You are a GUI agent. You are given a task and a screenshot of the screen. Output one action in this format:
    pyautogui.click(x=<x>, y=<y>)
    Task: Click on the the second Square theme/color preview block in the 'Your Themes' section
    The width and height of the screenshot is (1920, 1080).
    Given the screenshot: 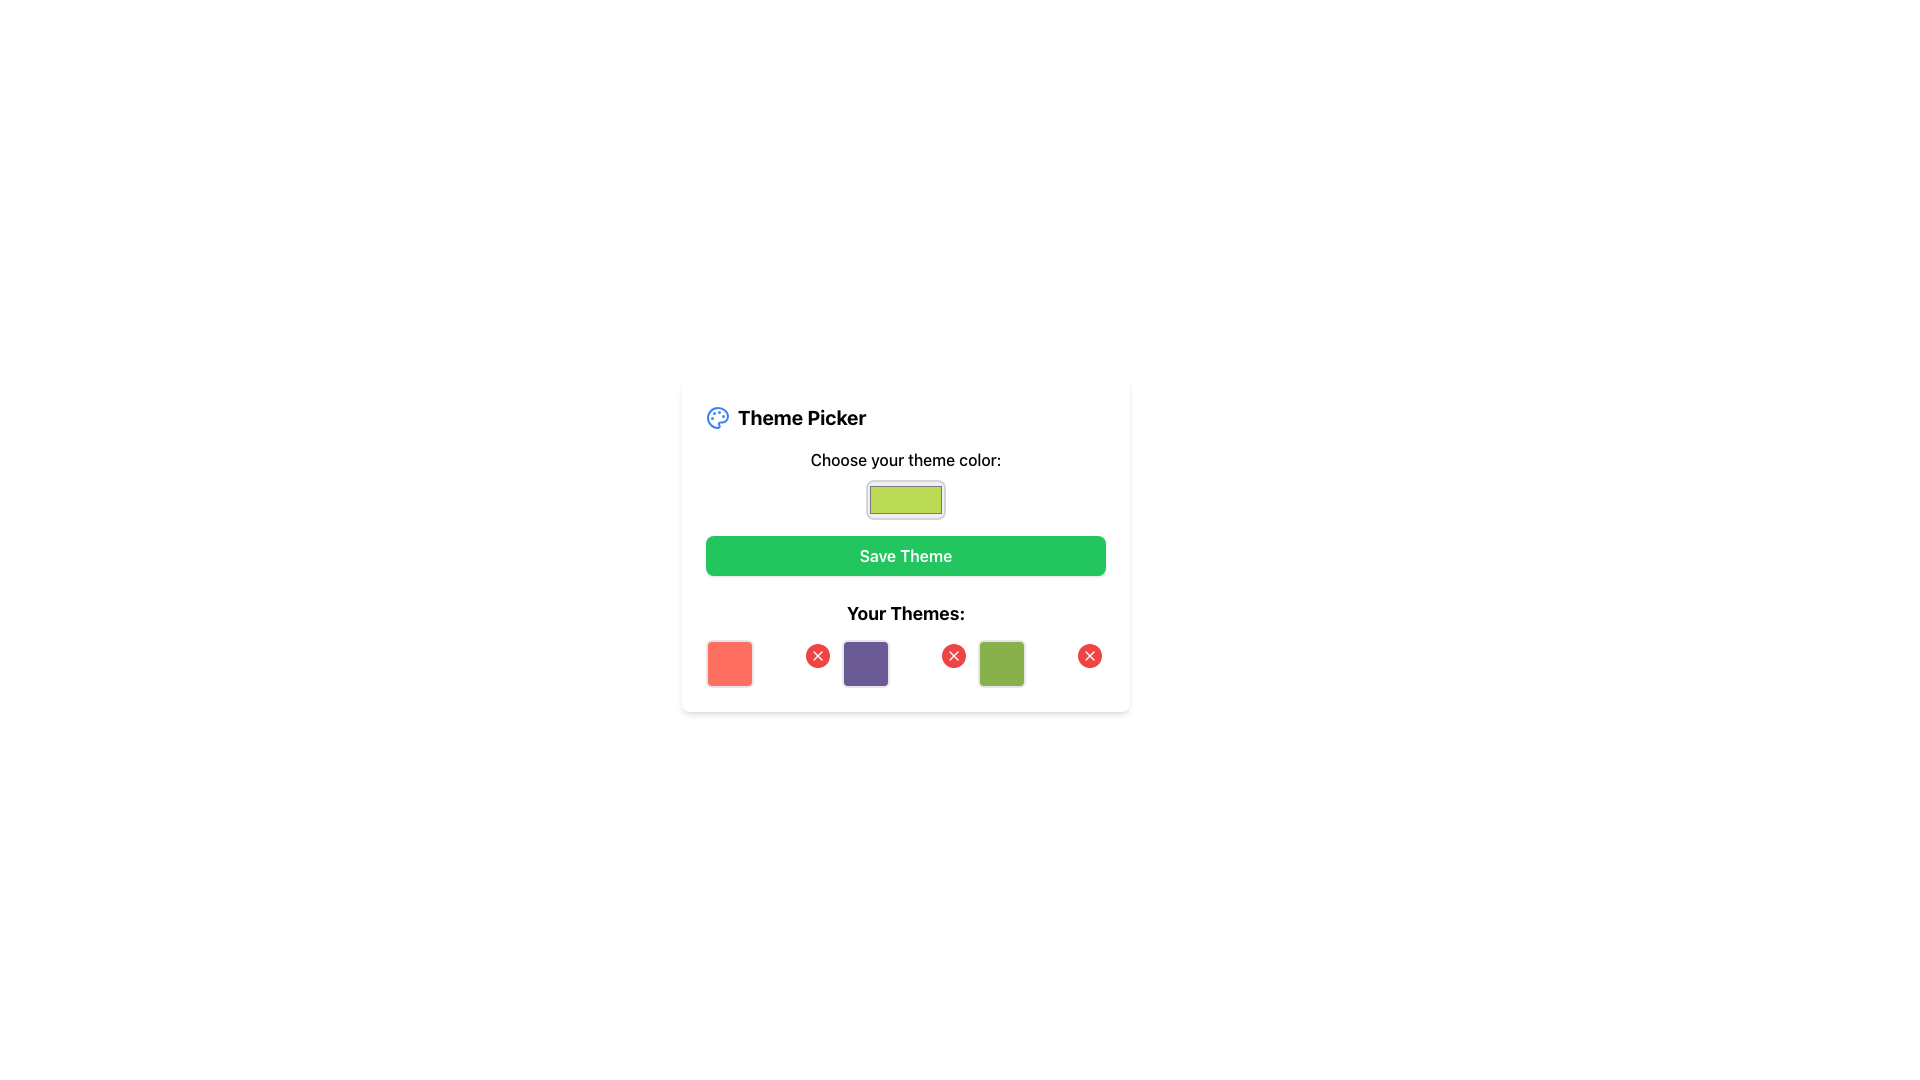 What is the action you would take?
    pyautogui.click(x=865, y=663)
    